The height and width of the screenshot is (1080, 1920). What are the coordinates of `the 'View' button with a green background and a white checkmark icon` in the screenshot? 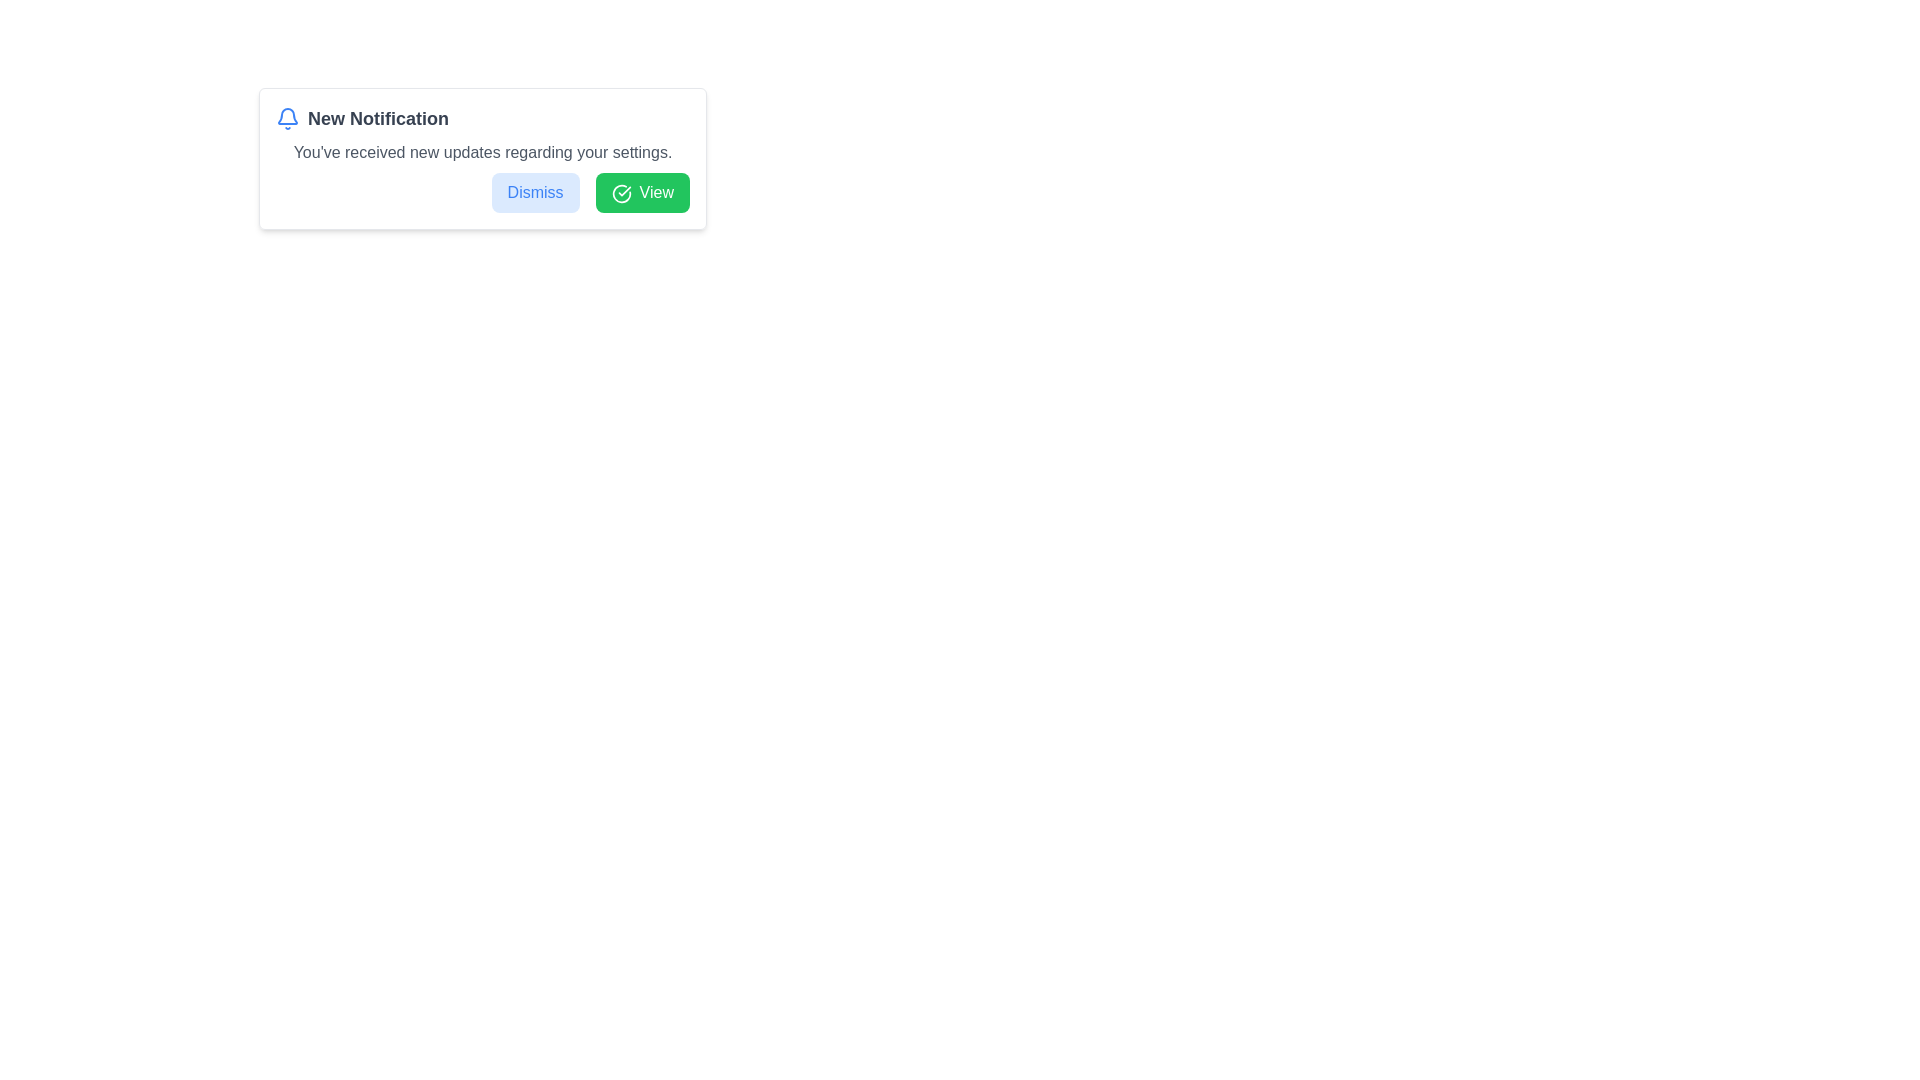 It's located at (642, 192).